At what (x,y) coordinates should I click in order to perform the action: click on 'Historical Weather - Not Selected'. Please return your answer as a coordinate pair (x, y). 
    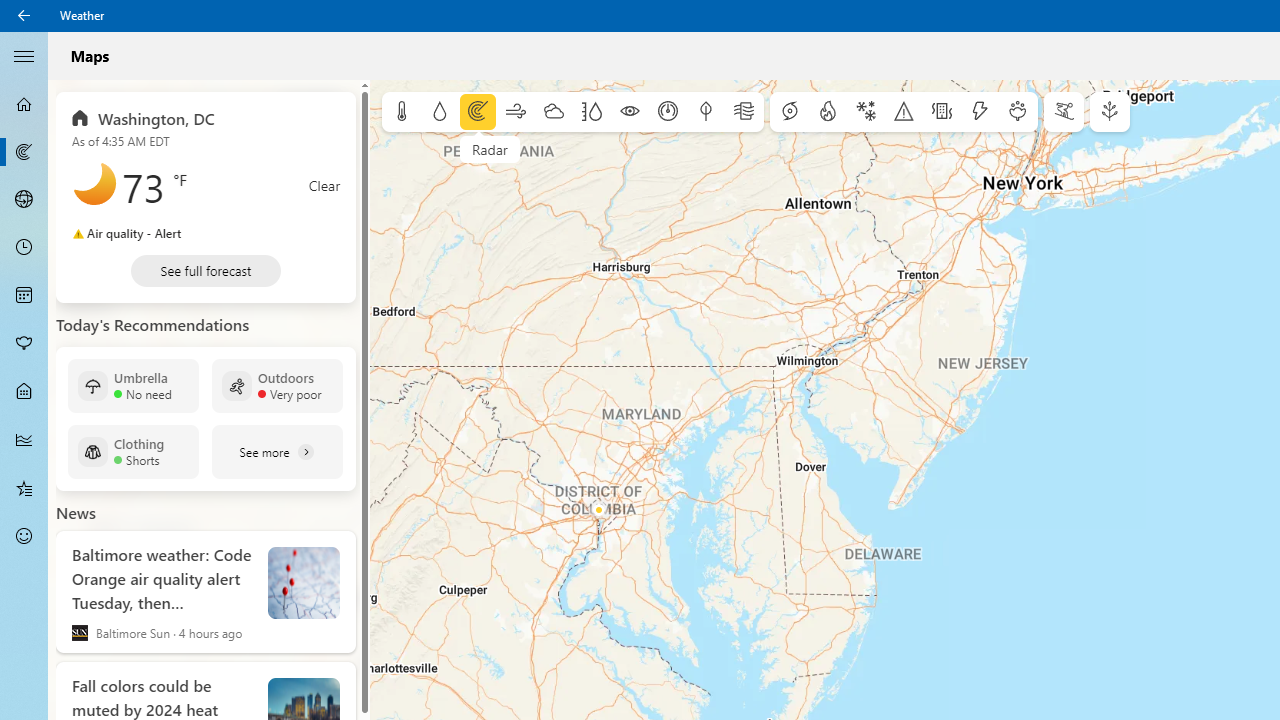
    Looking at the image, I should click on (24, 438).